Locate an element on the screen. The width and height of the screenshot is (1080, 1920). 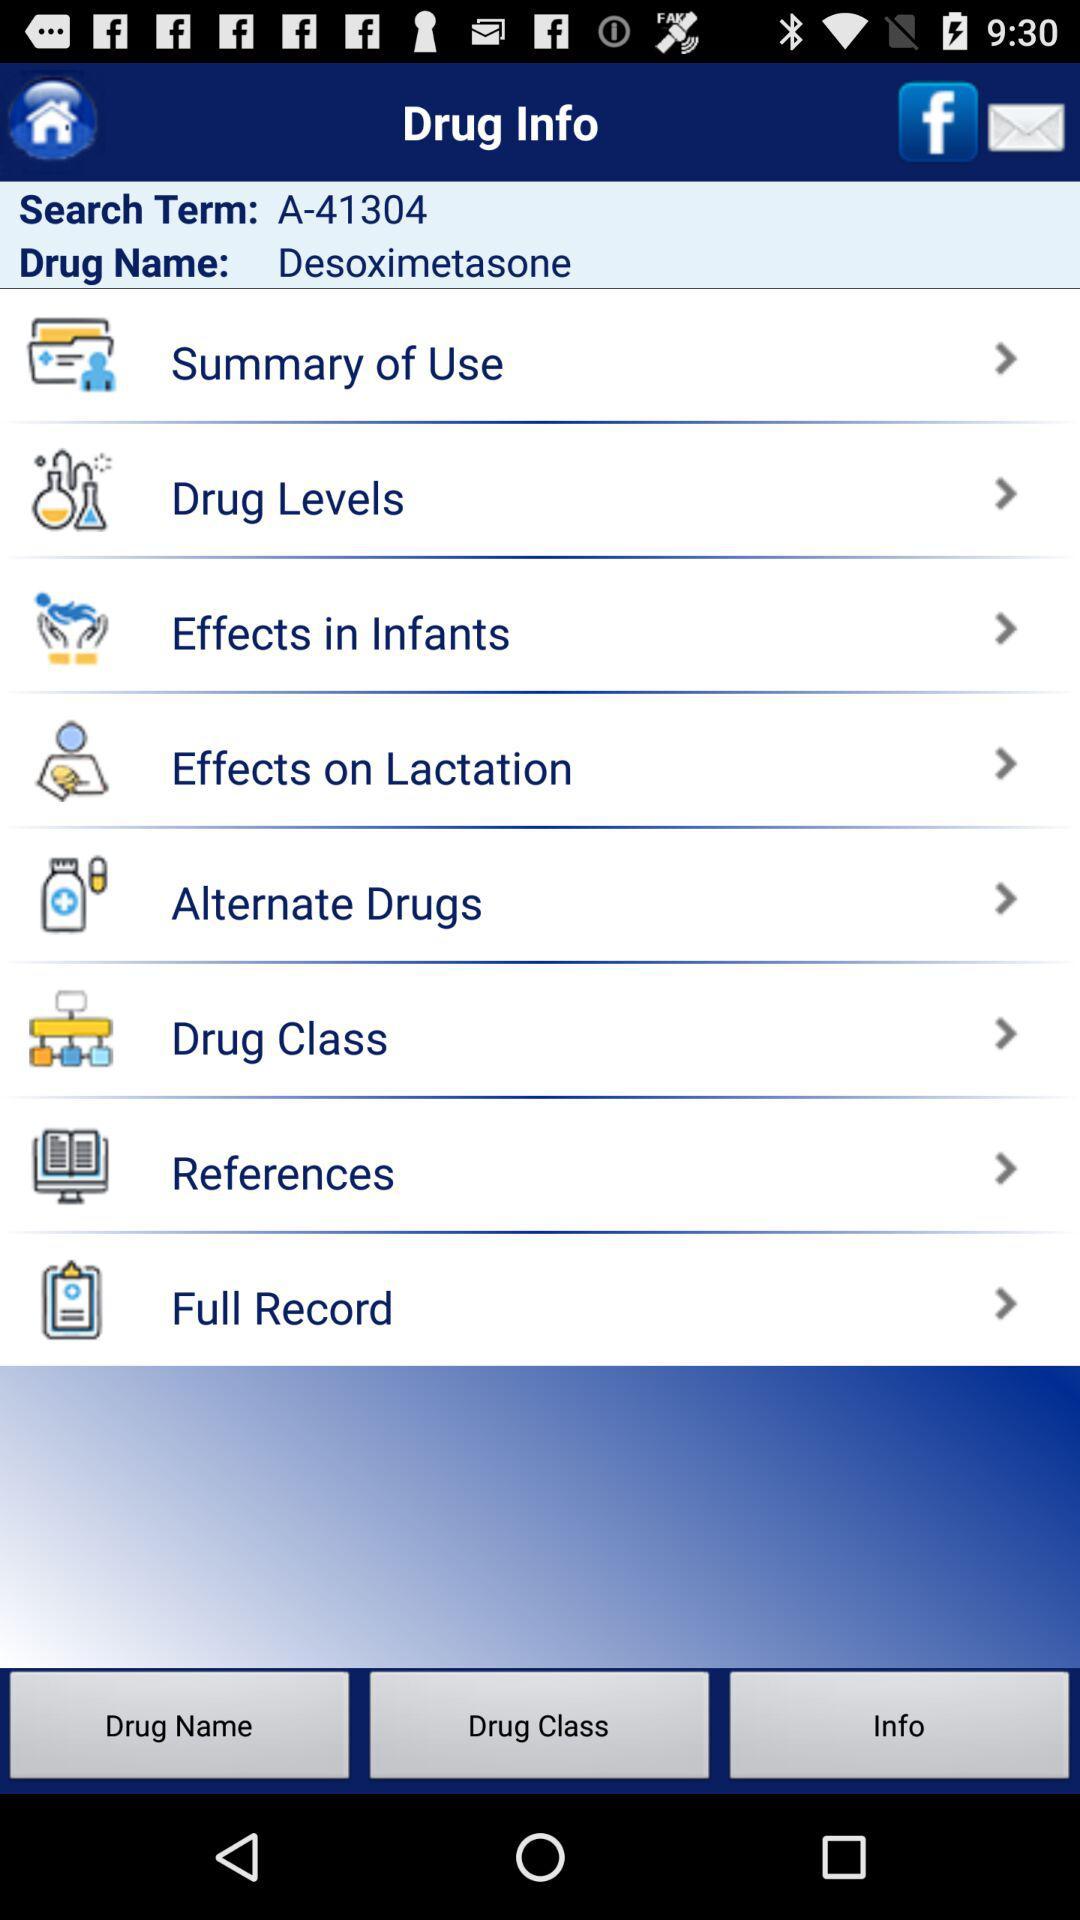
the avatar icon is located at coordinates (70, 813).